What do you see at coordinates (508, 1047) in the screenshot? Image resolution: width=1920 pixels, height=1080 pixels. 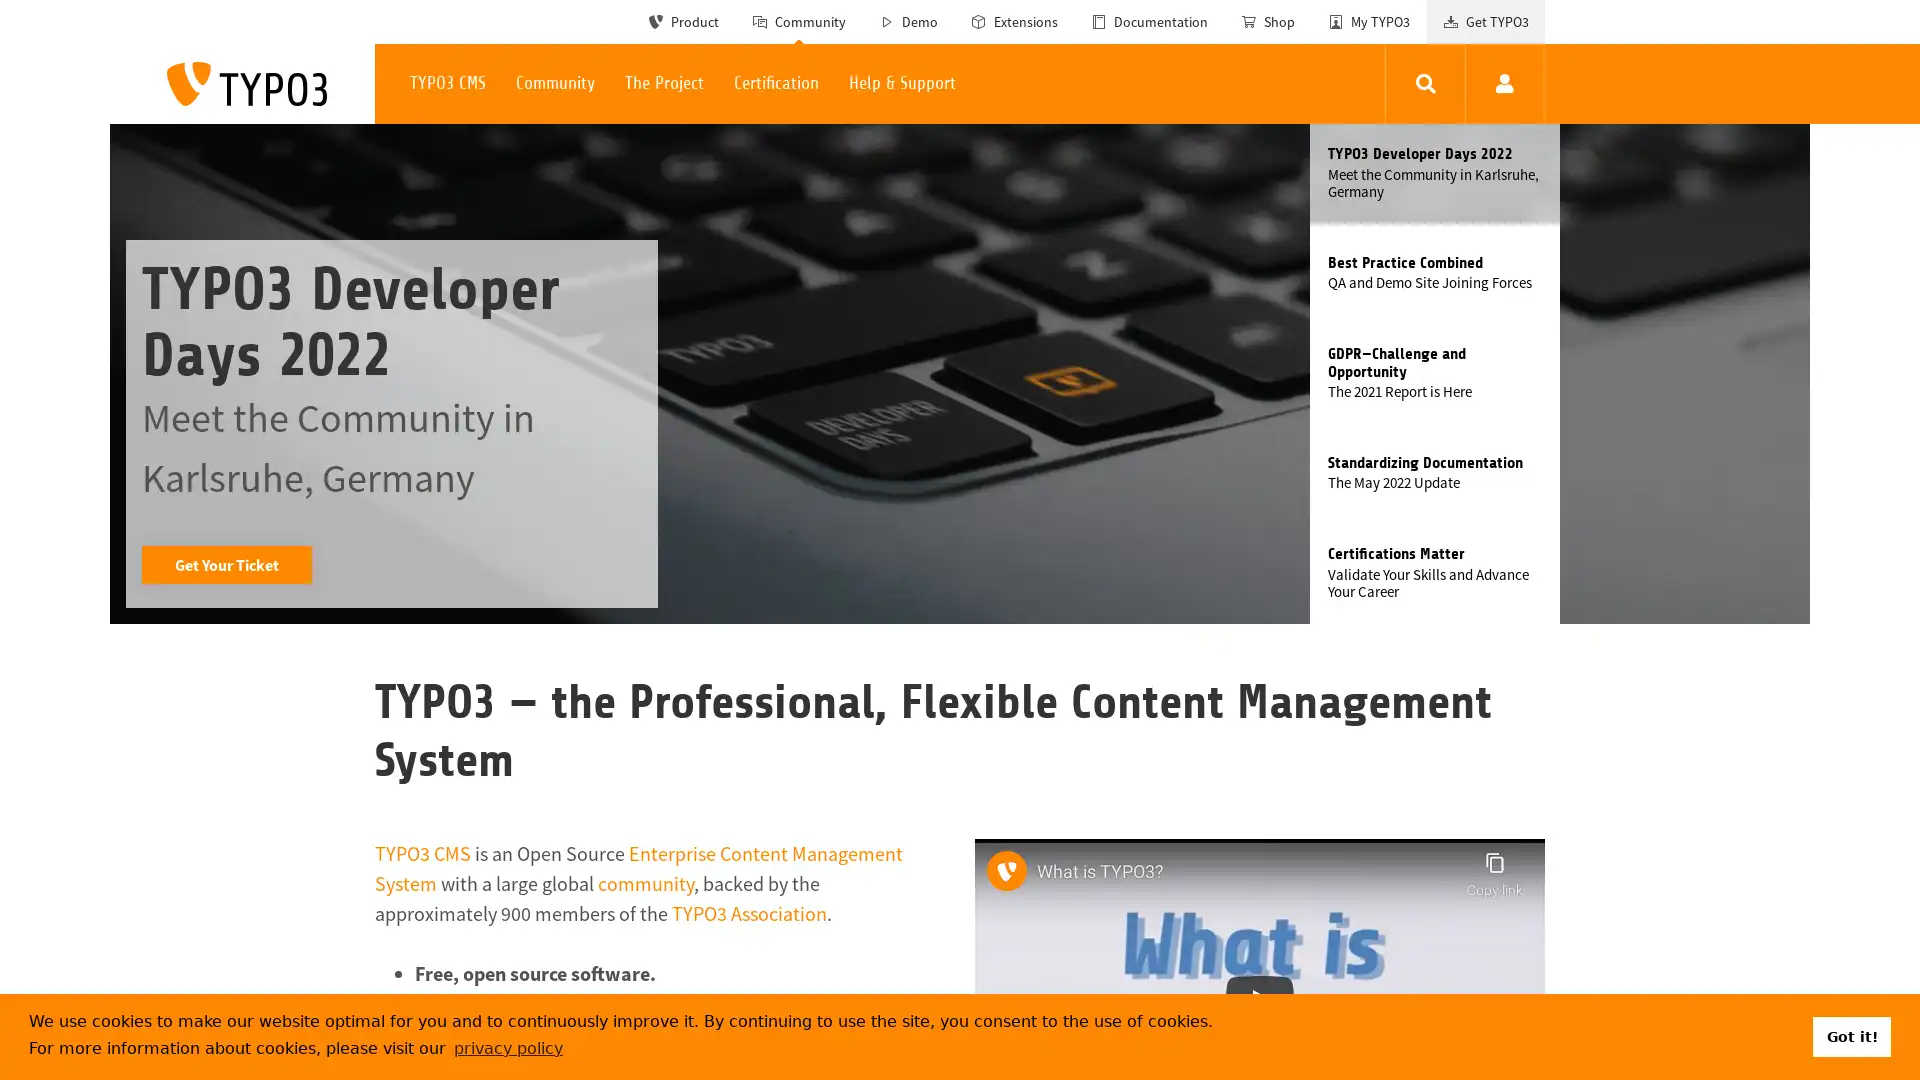 I see `learn more about cookies` at bounding box center [508, 1047].